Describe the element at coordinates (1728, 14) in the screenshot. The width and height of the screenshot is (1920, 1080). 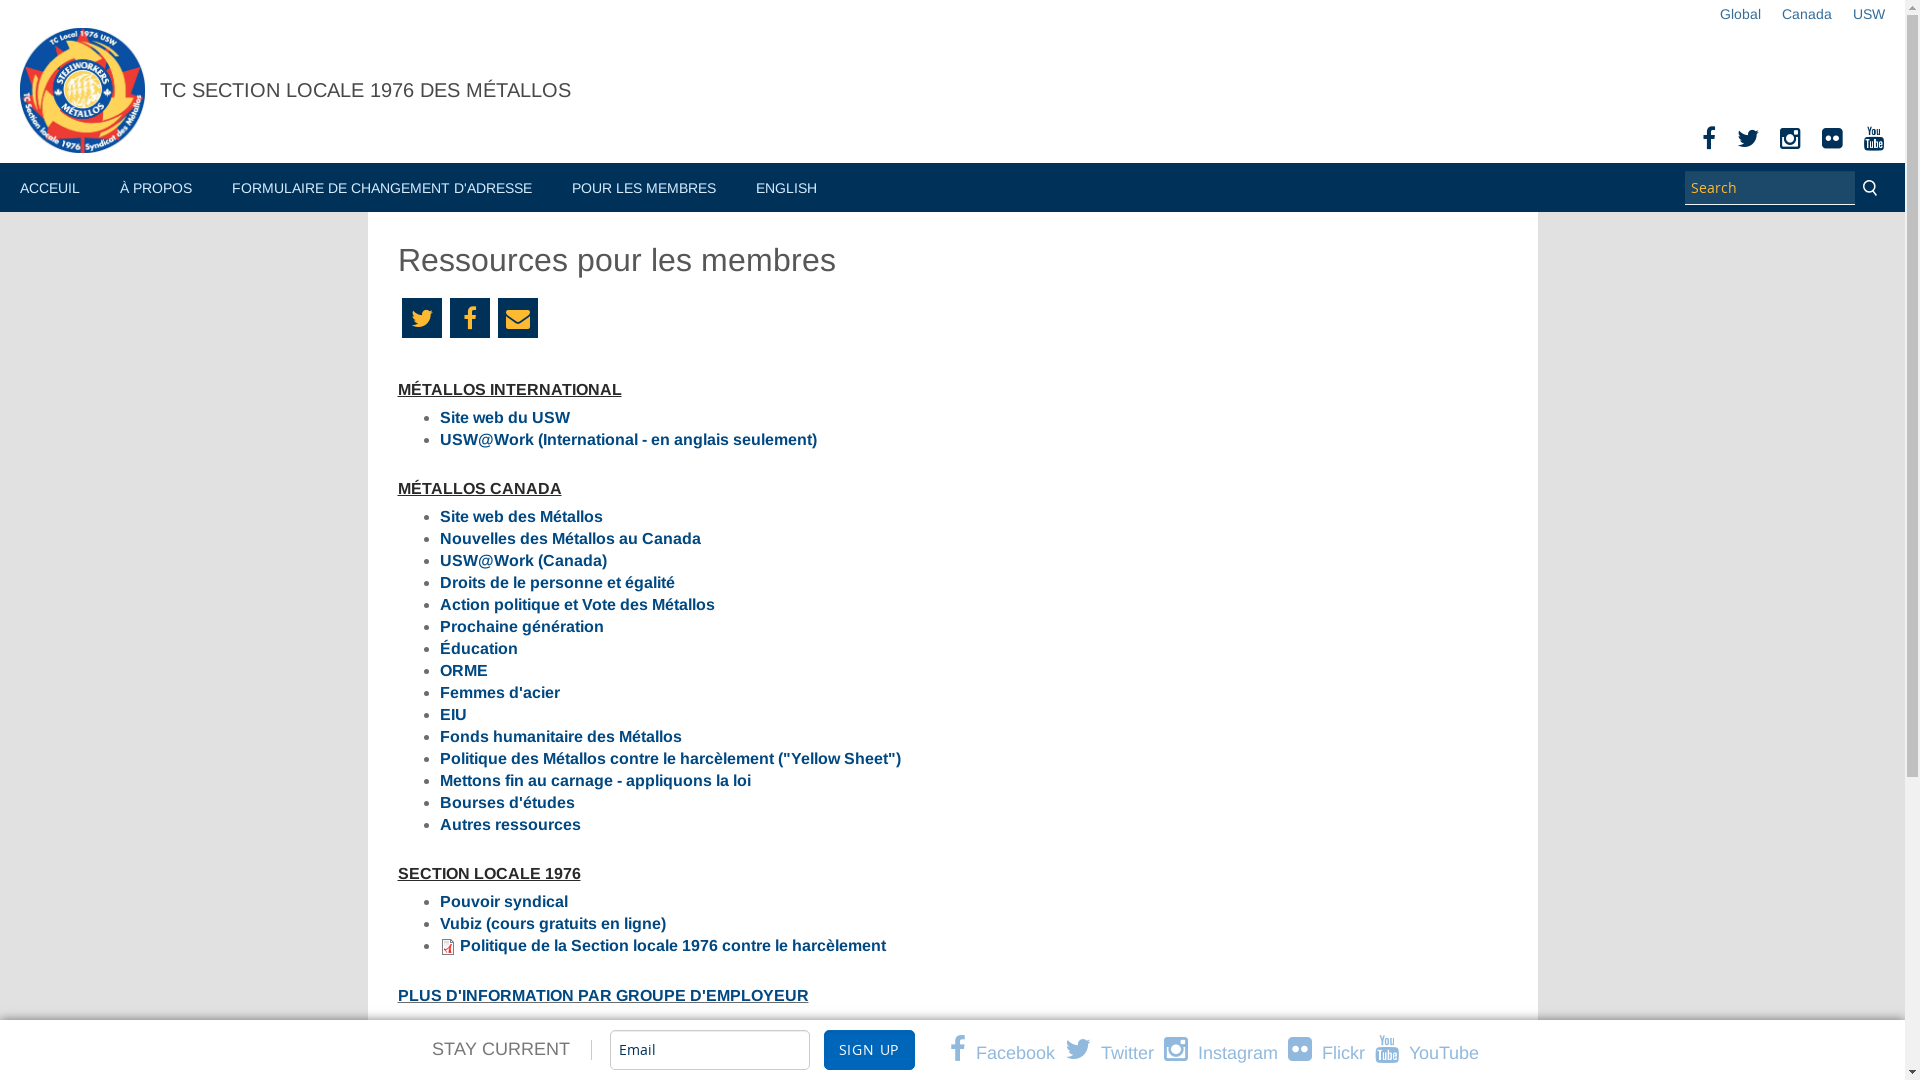
I see `'Global'` at that location.